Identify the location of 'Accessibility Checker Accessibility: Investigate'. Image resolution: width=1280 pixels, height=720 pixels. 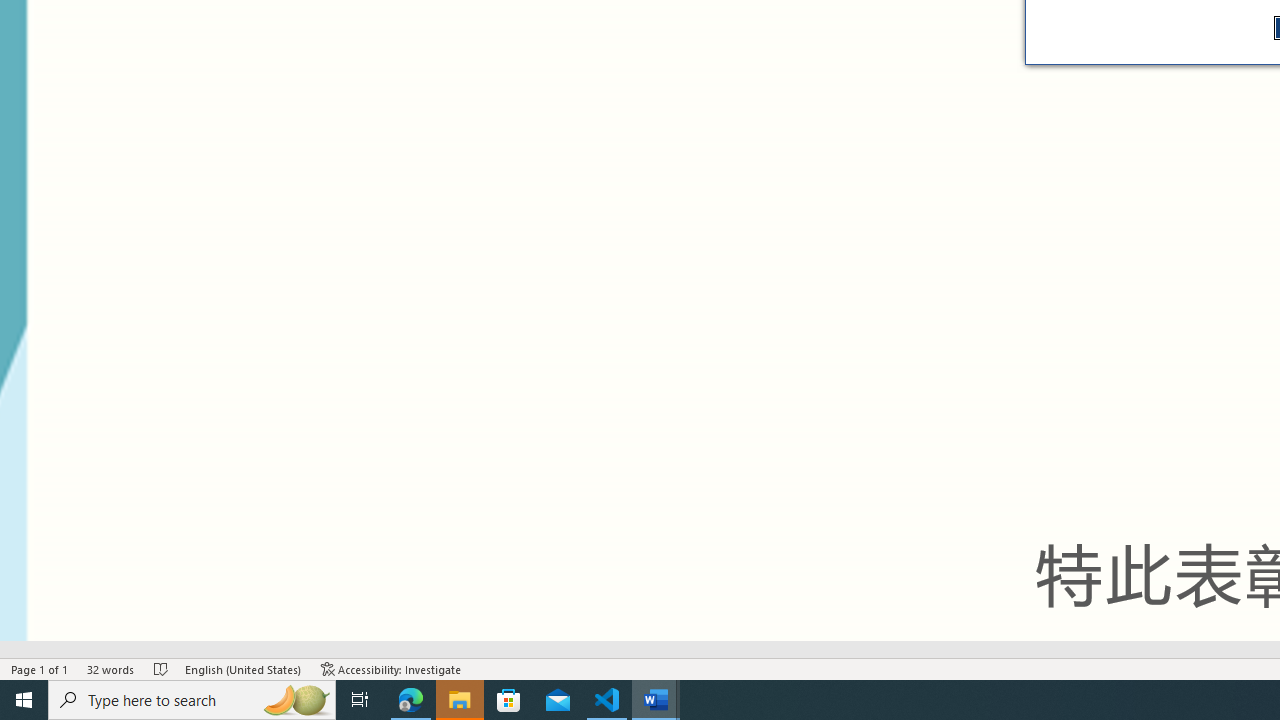
(391, 669).